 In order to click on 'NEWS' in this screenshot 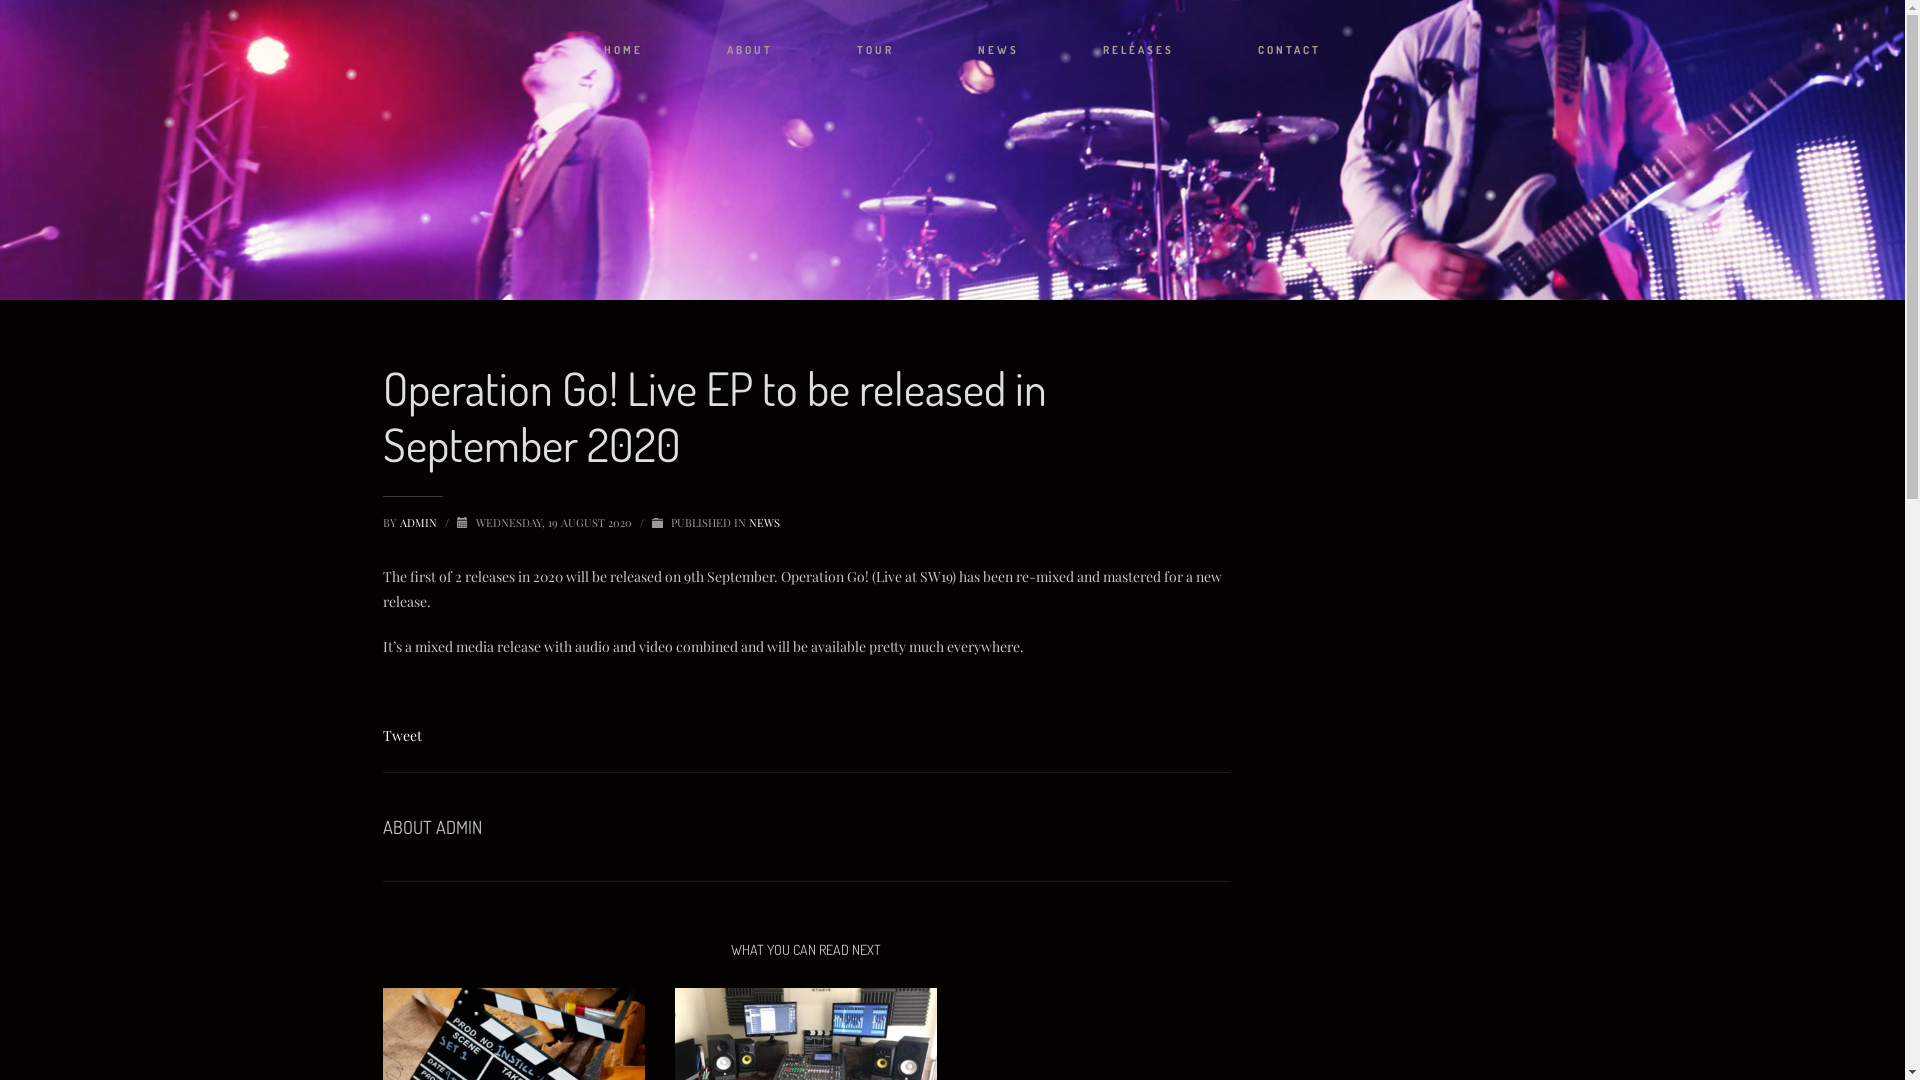, I will do `click(762, 521)`.